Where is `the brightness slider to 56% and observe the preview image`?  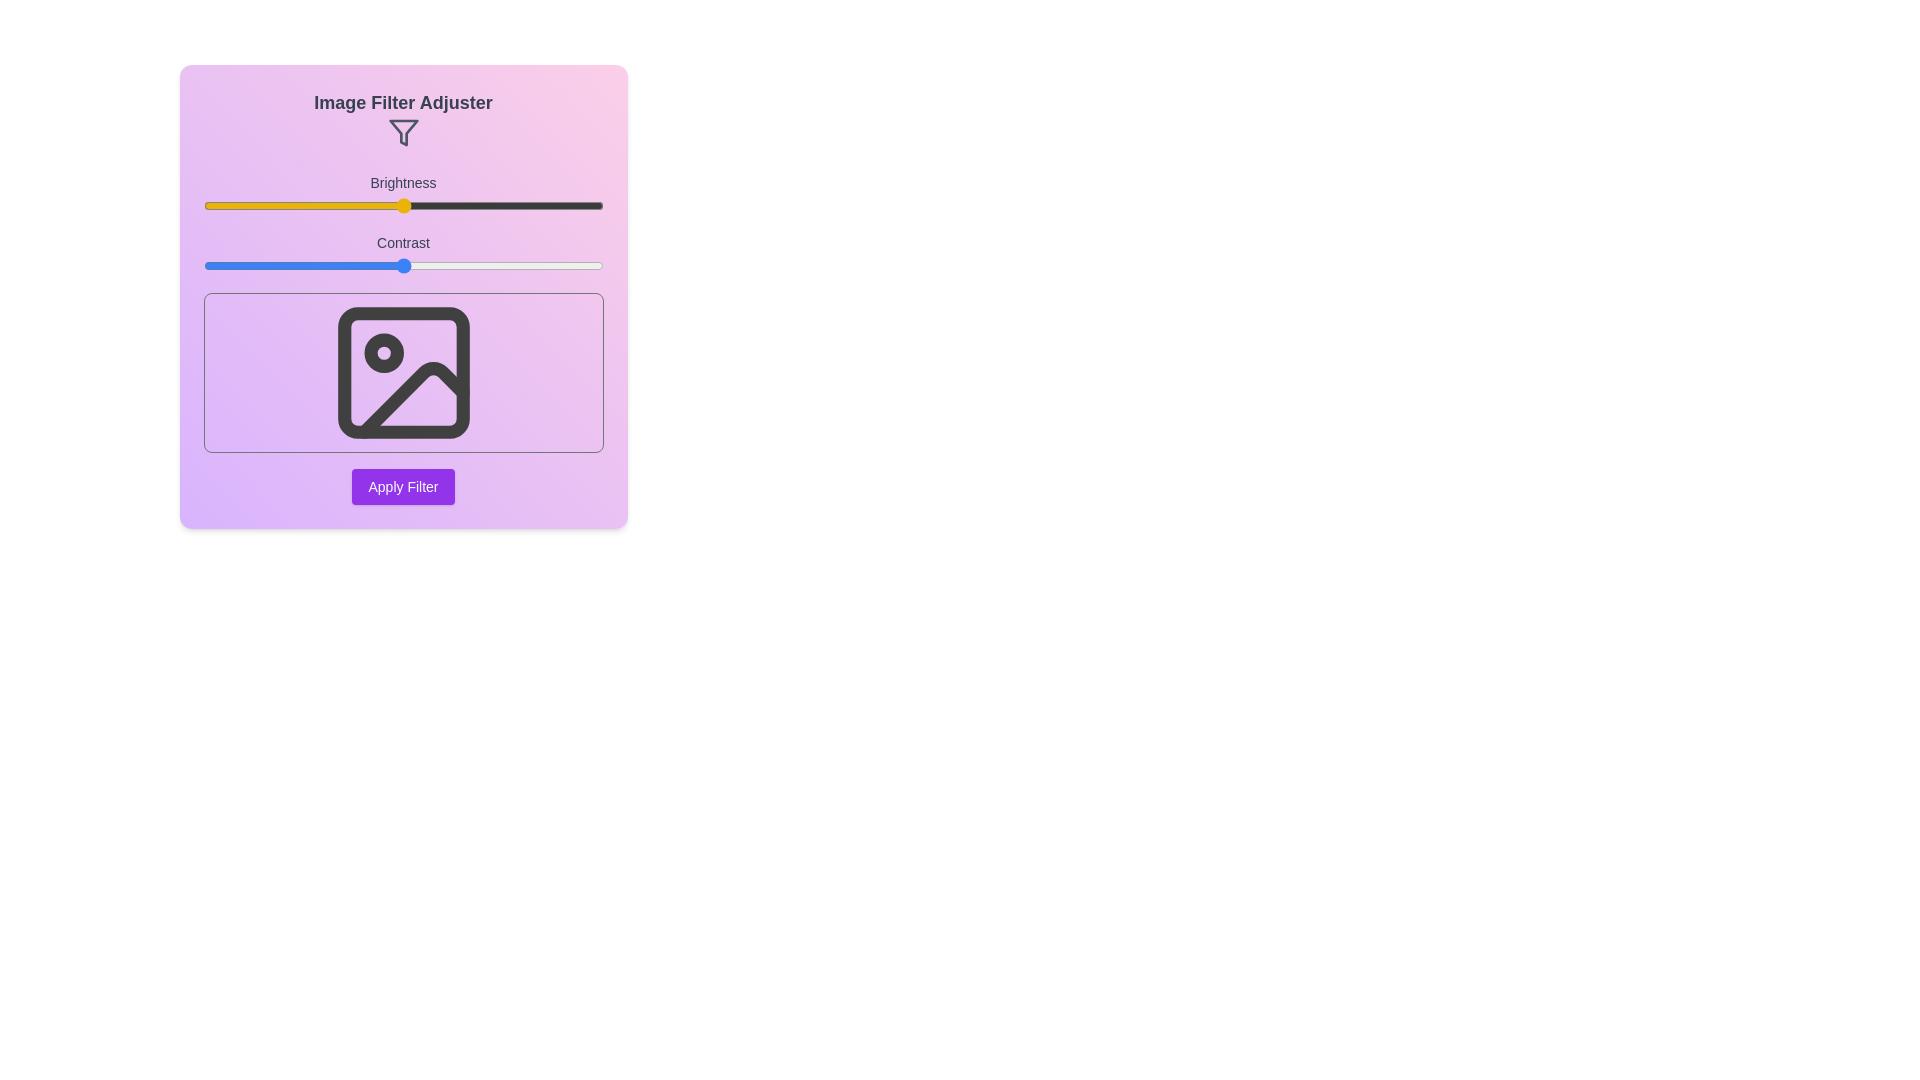 the brightness slider to 56% and observe the preview image is located at coordinates (426, 205).